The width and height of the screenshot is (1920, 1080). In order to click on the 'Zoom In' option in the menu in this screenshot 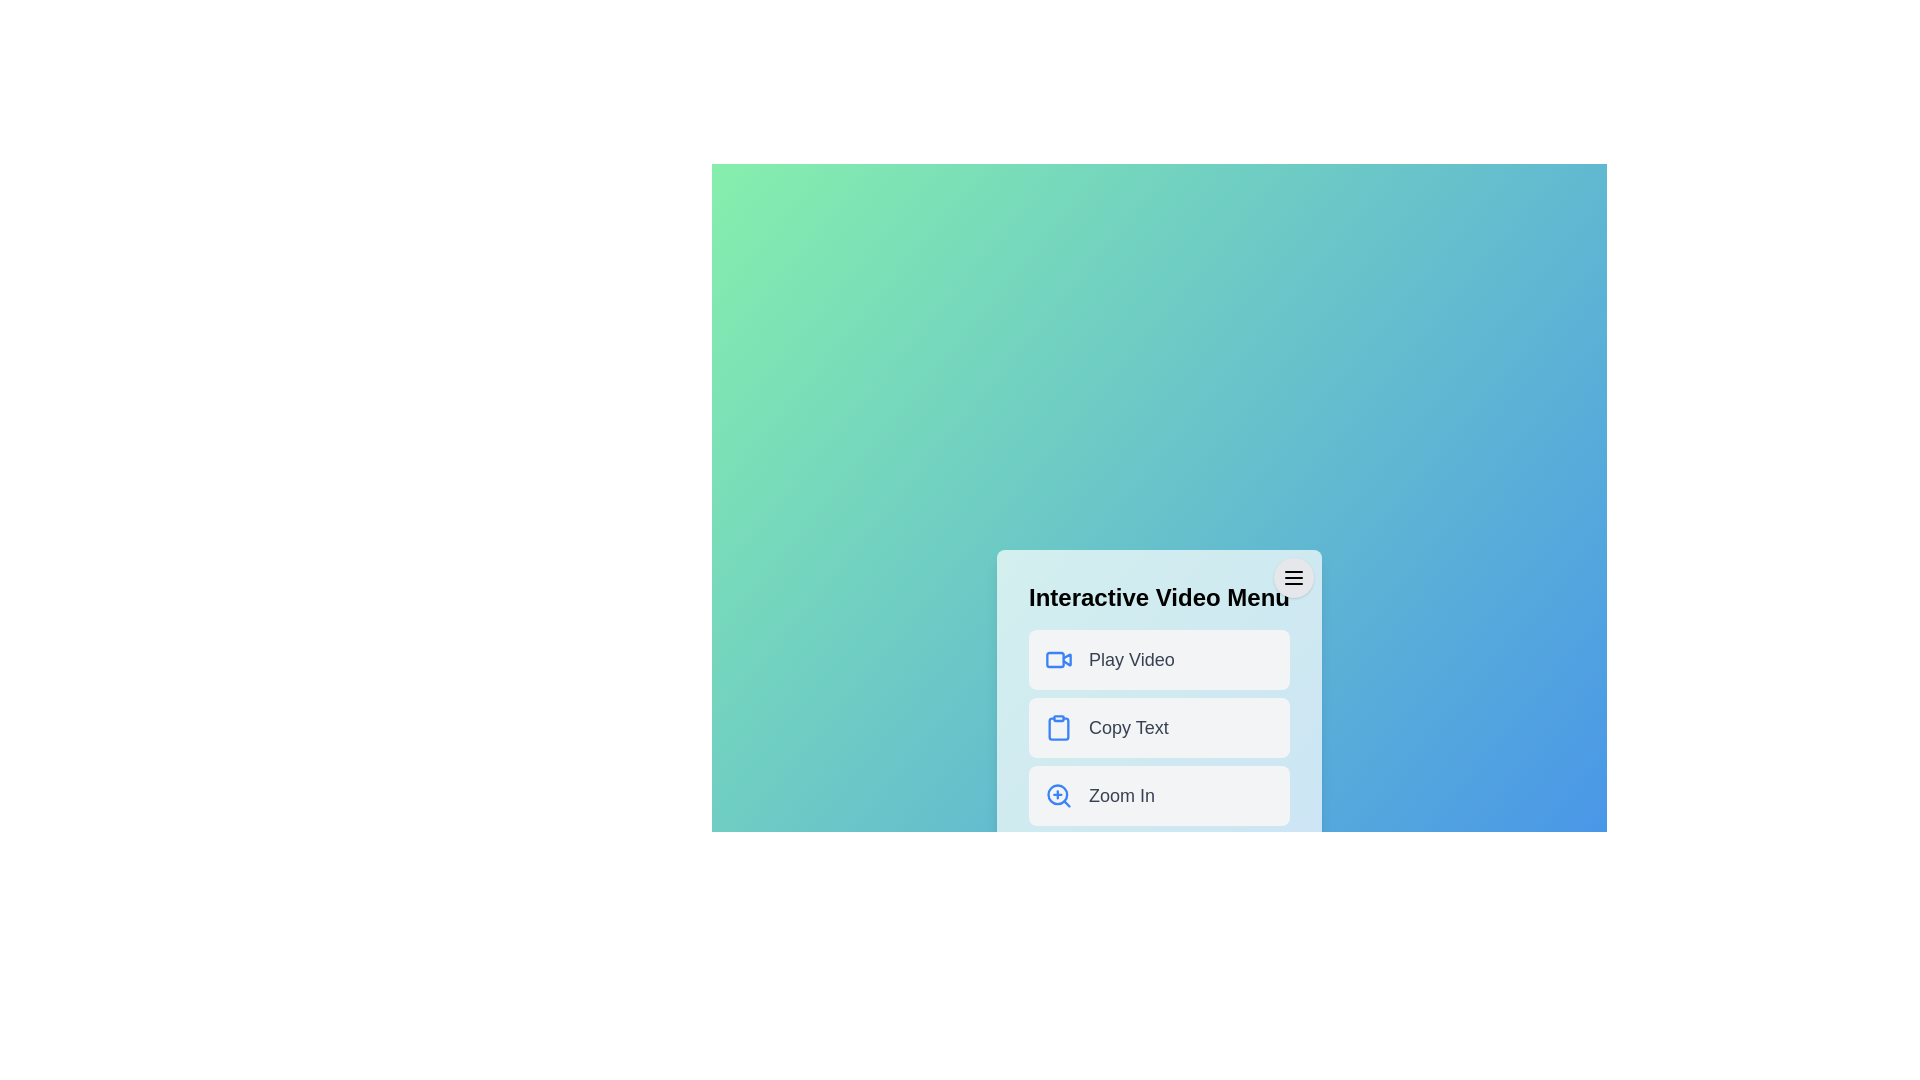, I will do `click(1159, 794)`.